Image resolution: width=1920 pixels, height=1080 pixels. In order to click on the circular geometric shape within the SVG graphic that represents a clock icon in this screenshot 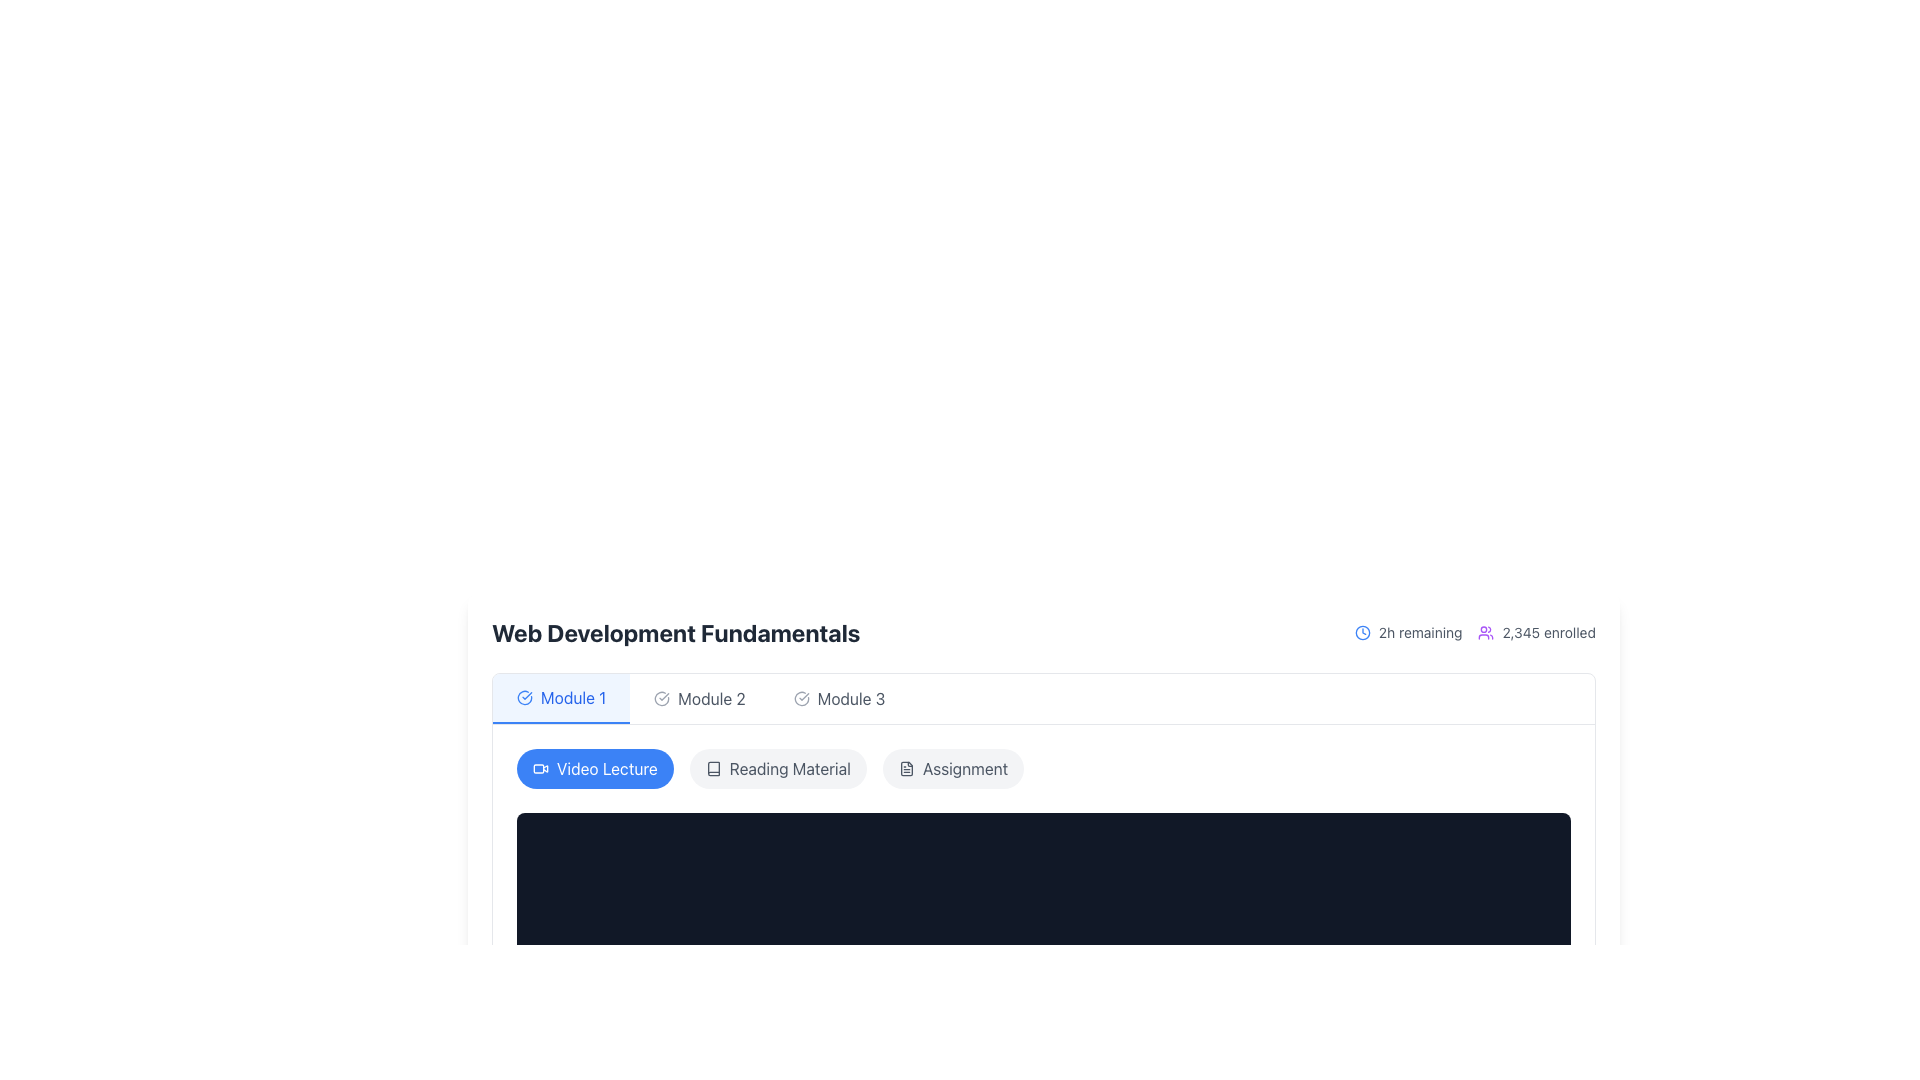, I will do `click(1361, 632)`.